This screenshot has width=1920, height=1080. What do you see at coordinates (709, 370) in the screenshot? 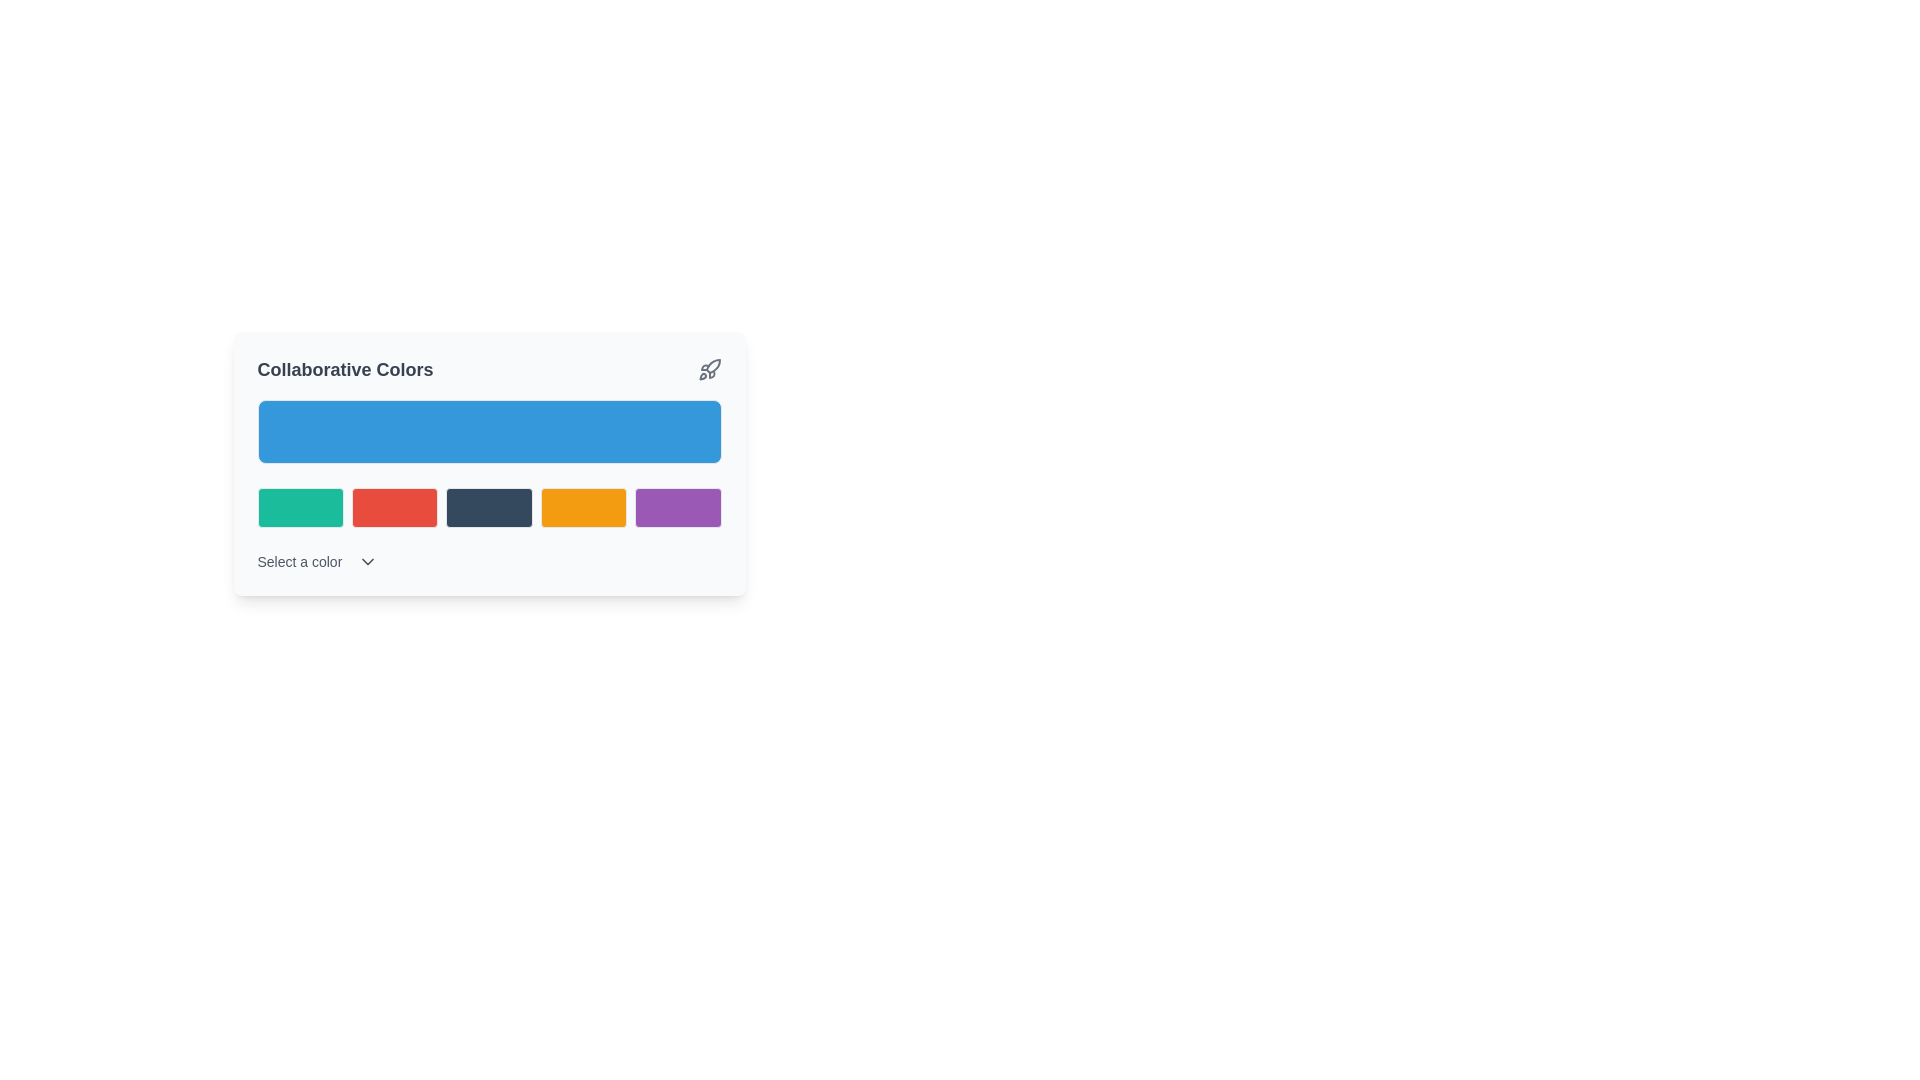
I see `the icon located to the right of the text 'Collaborative Colors'` at bounding box center [709, 370].